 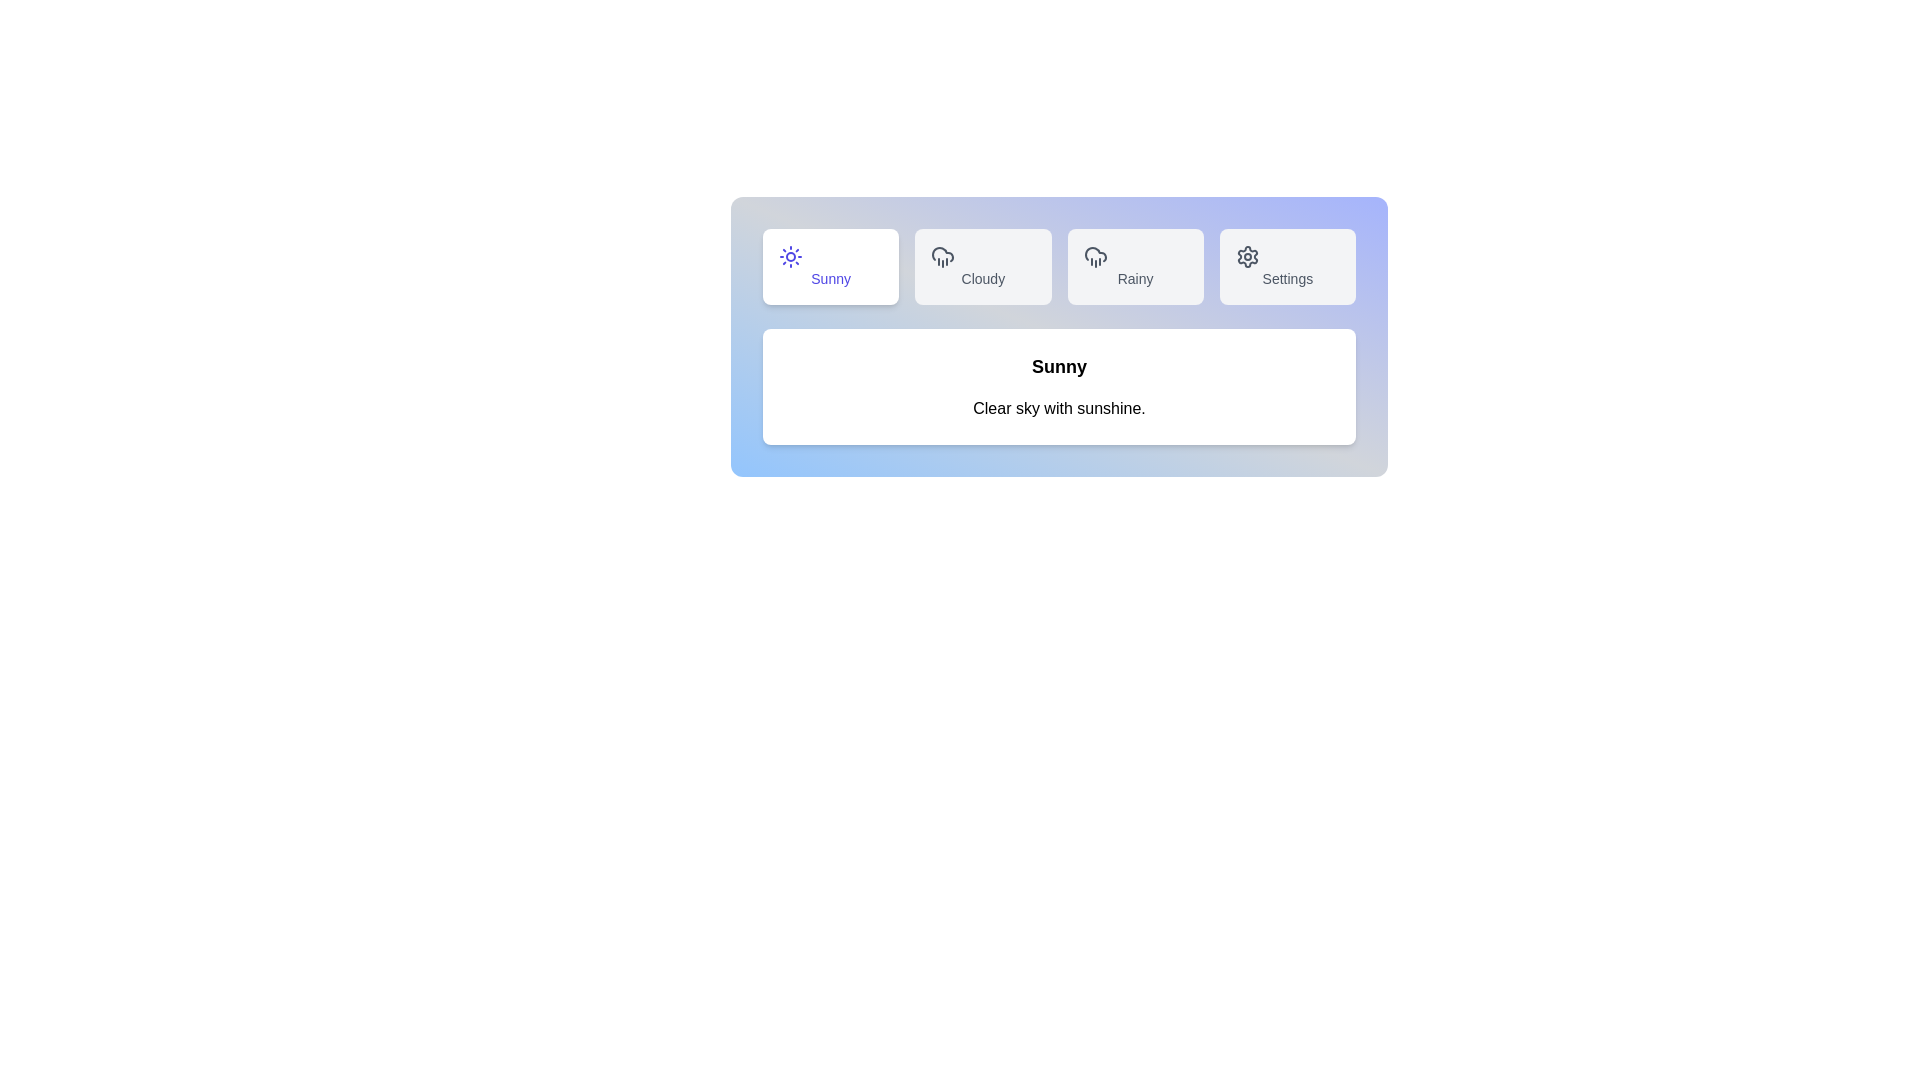 I want to click on the Rainy tab, so click(x=1135, y=265).